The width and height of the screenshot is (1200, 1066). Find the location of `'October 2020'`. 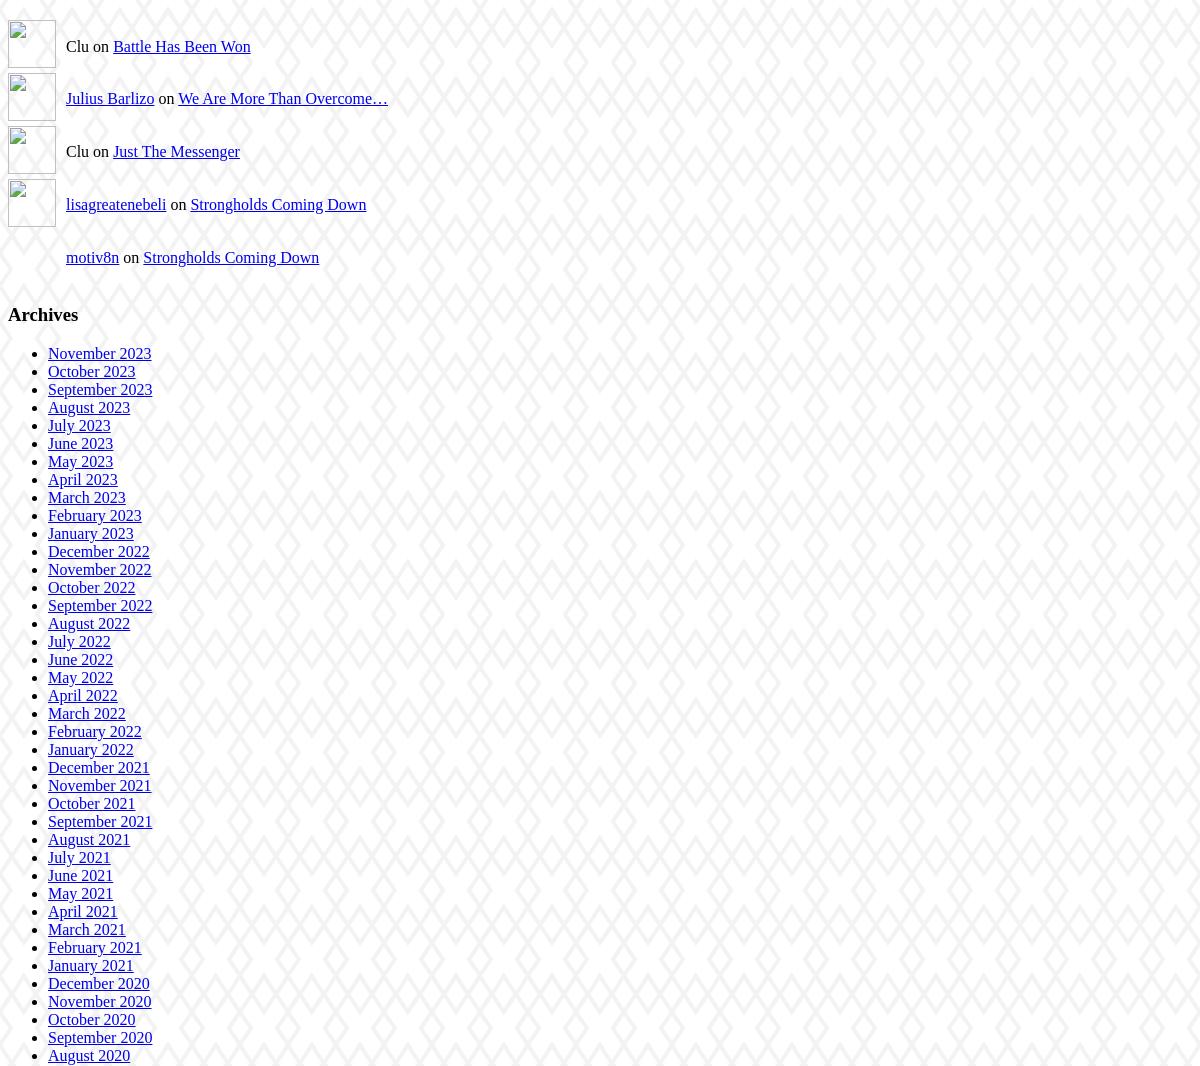

'October 2020' is located at coordinates (48, 1018).